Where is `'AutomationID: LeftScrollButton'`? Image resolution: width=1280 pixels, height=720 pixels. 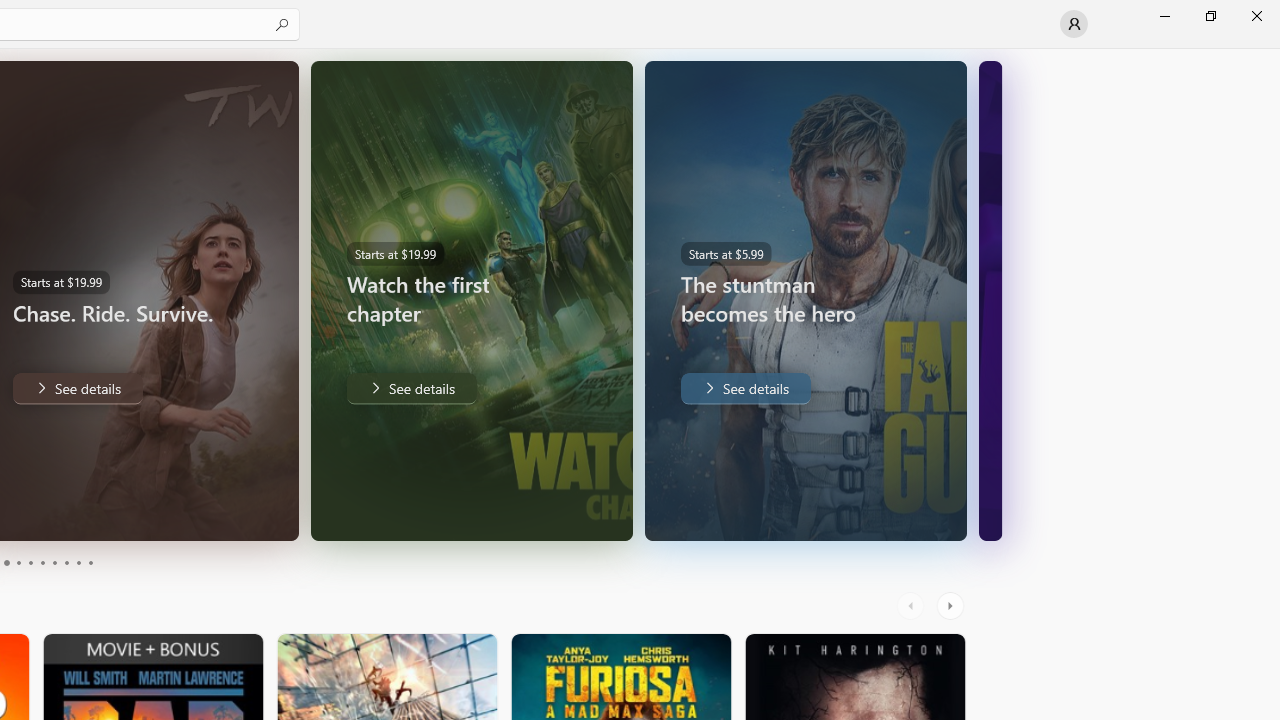
'AutomationID: LeftScrollButton' is located at coordinates (912, 605).